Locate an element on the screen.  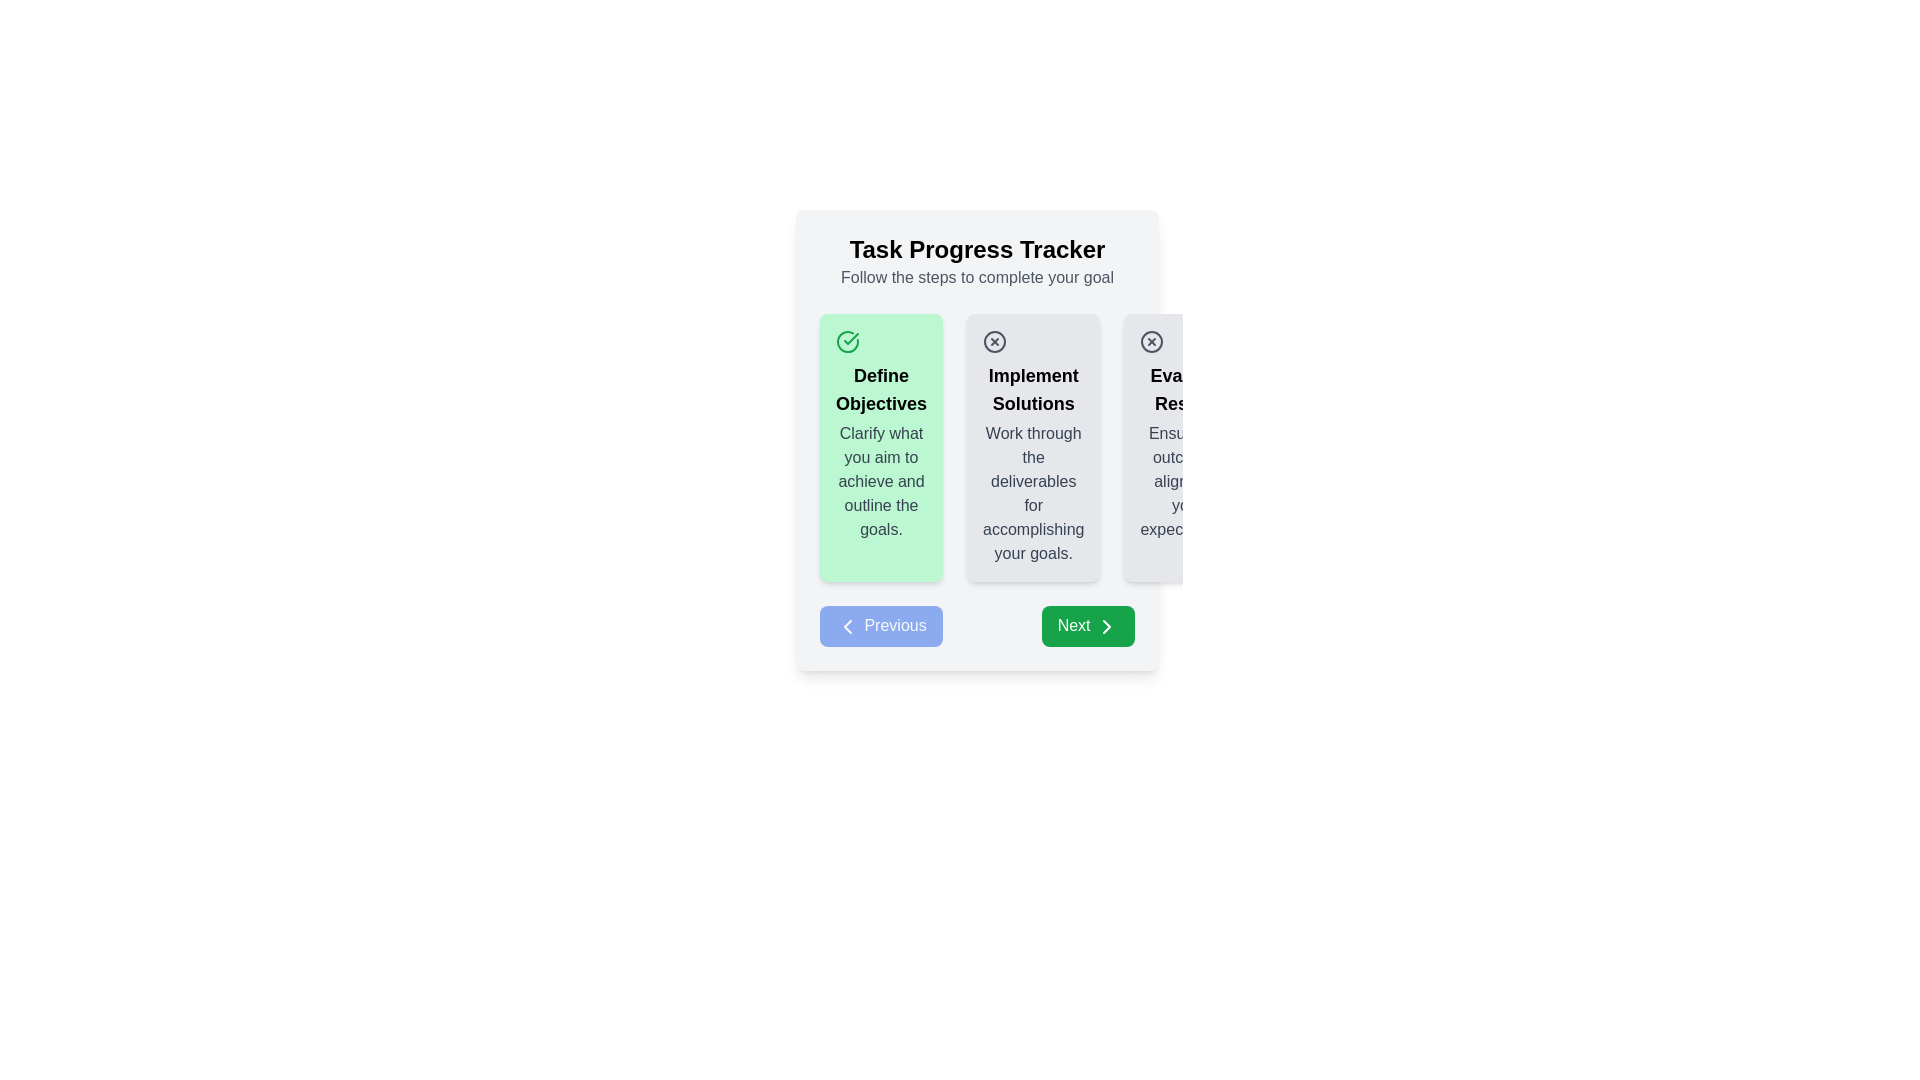
the first step indicator in the Task Progress Tracker is located at coordinates (880, 434).